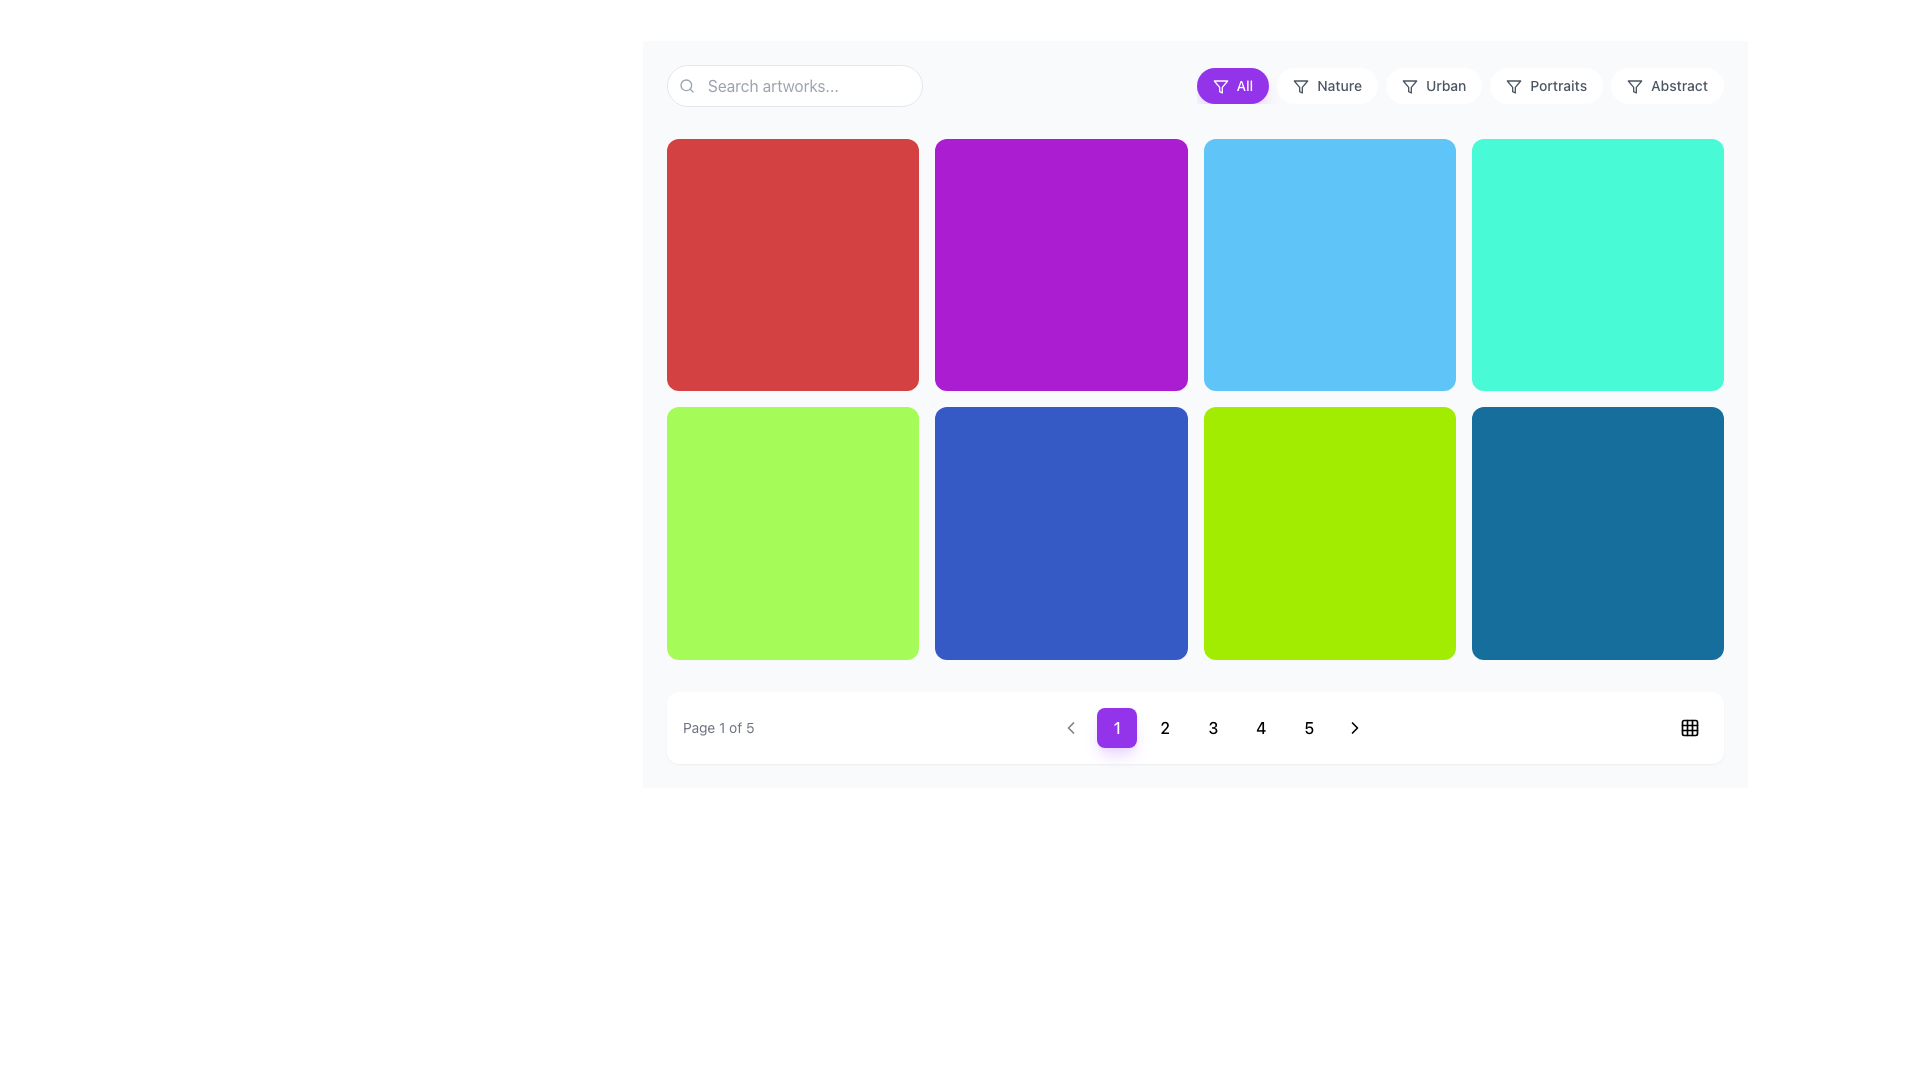 This screenshot has height=1080, width=1920. Describe the element at coordinates (1070, 727) in the screenshot. I see `the button located to the immediate left of the '1' page button in the pagination control` at that location.